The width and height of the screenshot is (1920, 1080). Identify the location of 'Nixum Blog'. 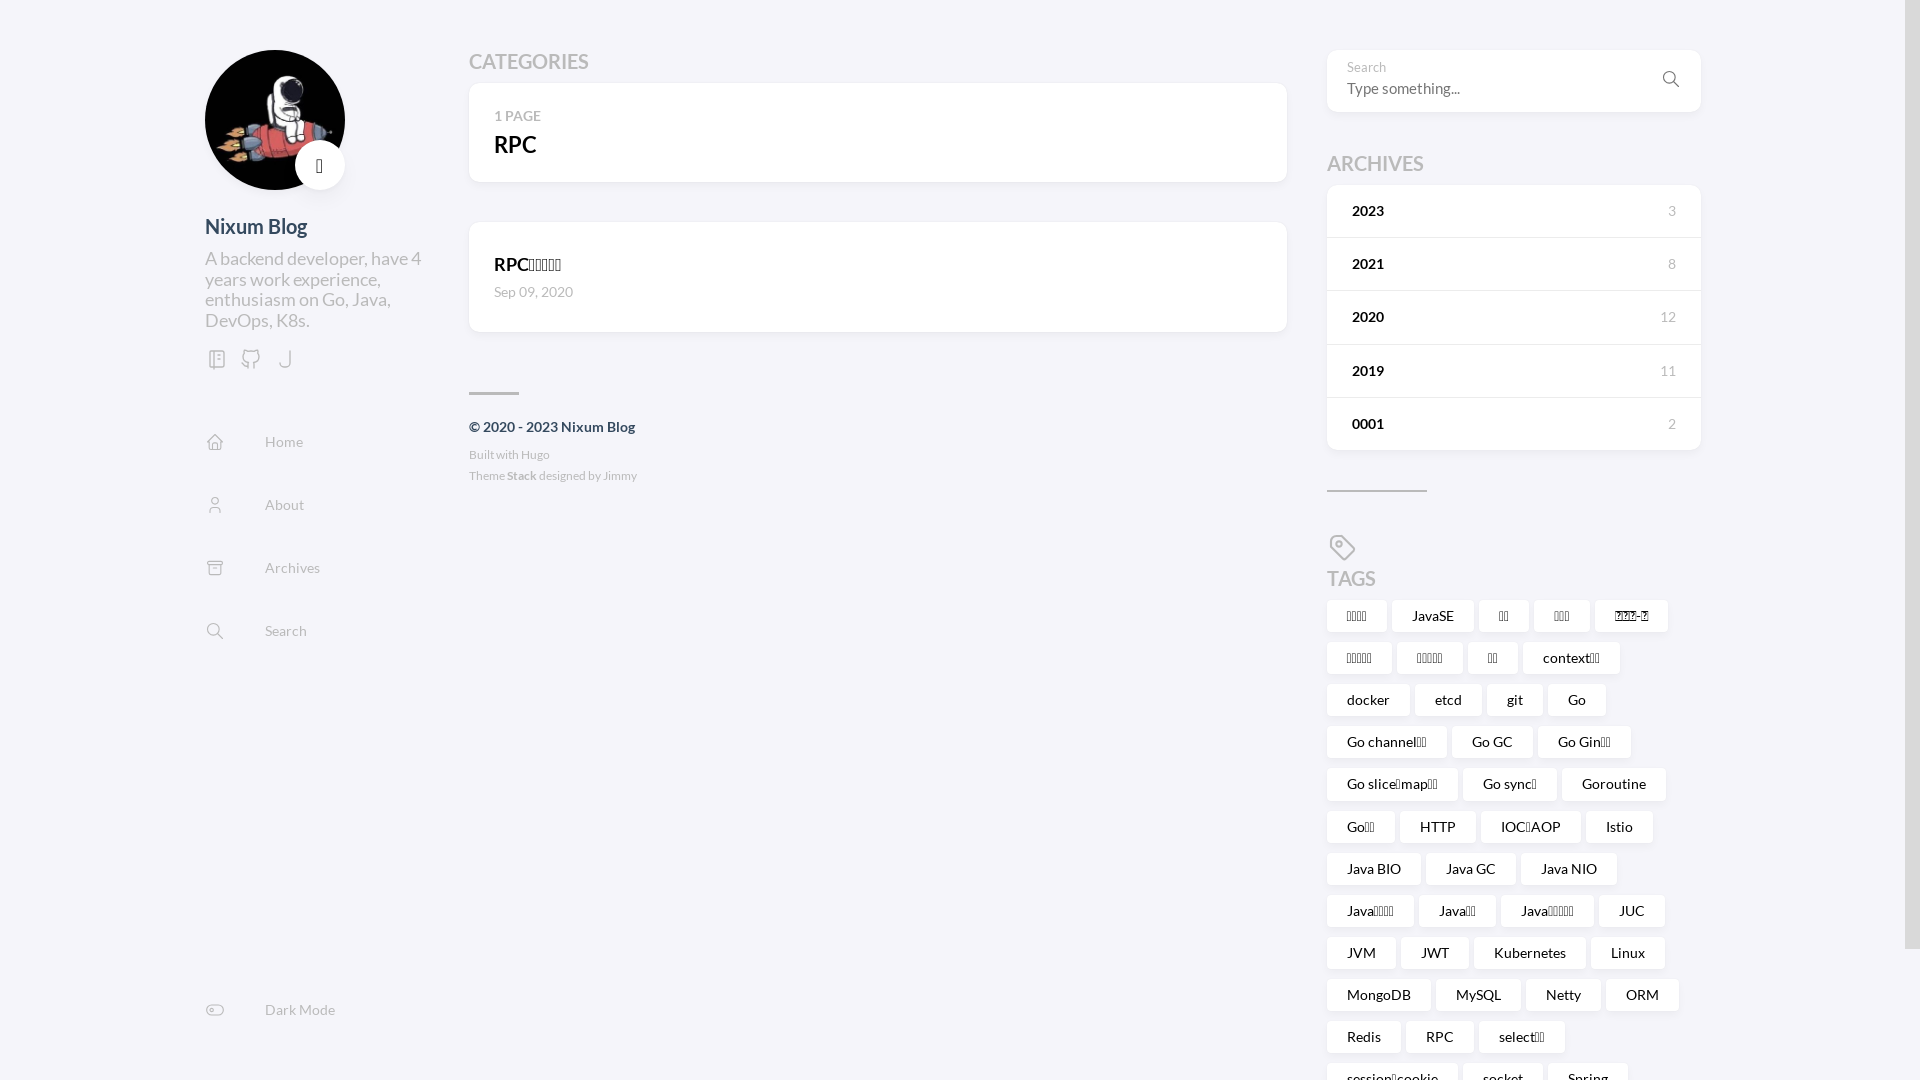
(253, 225).